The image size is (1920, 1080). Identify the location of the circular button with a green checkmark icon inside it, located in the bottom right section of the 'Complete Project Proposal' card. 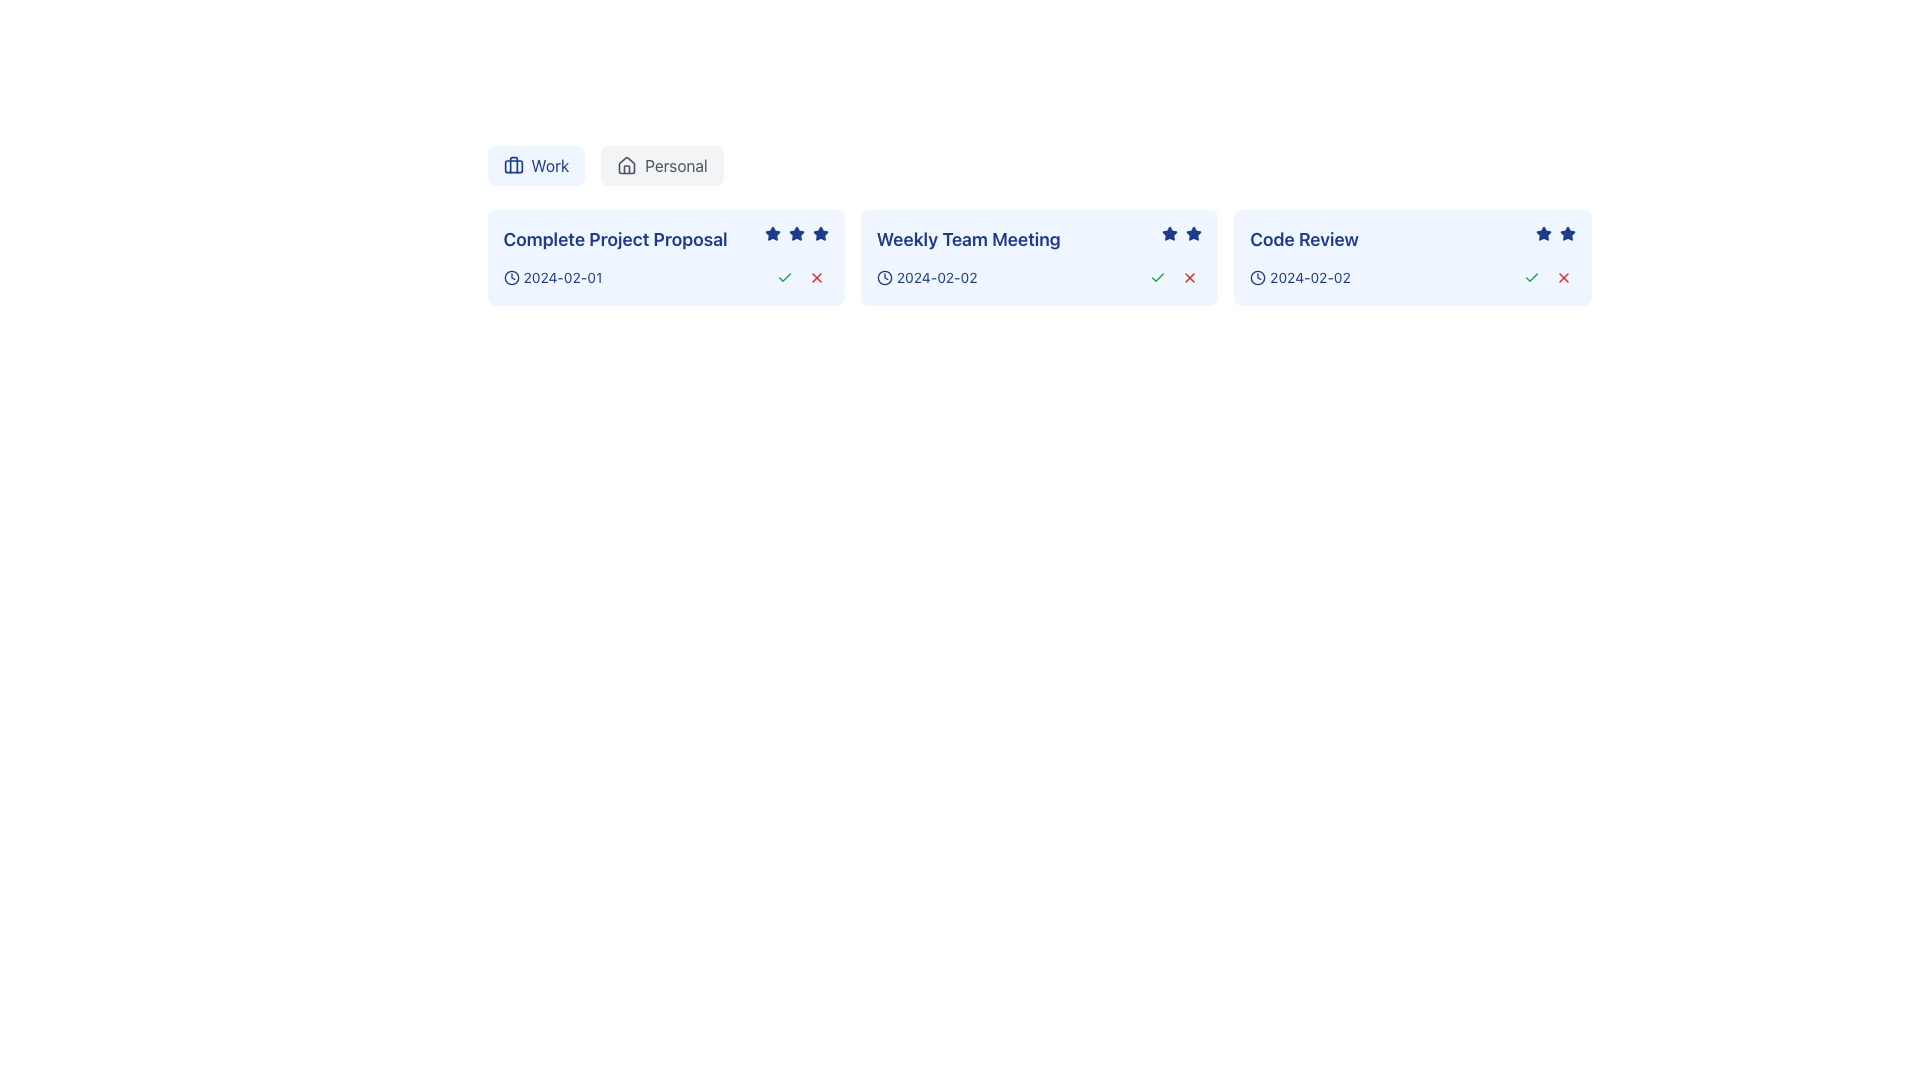
(783, 277).